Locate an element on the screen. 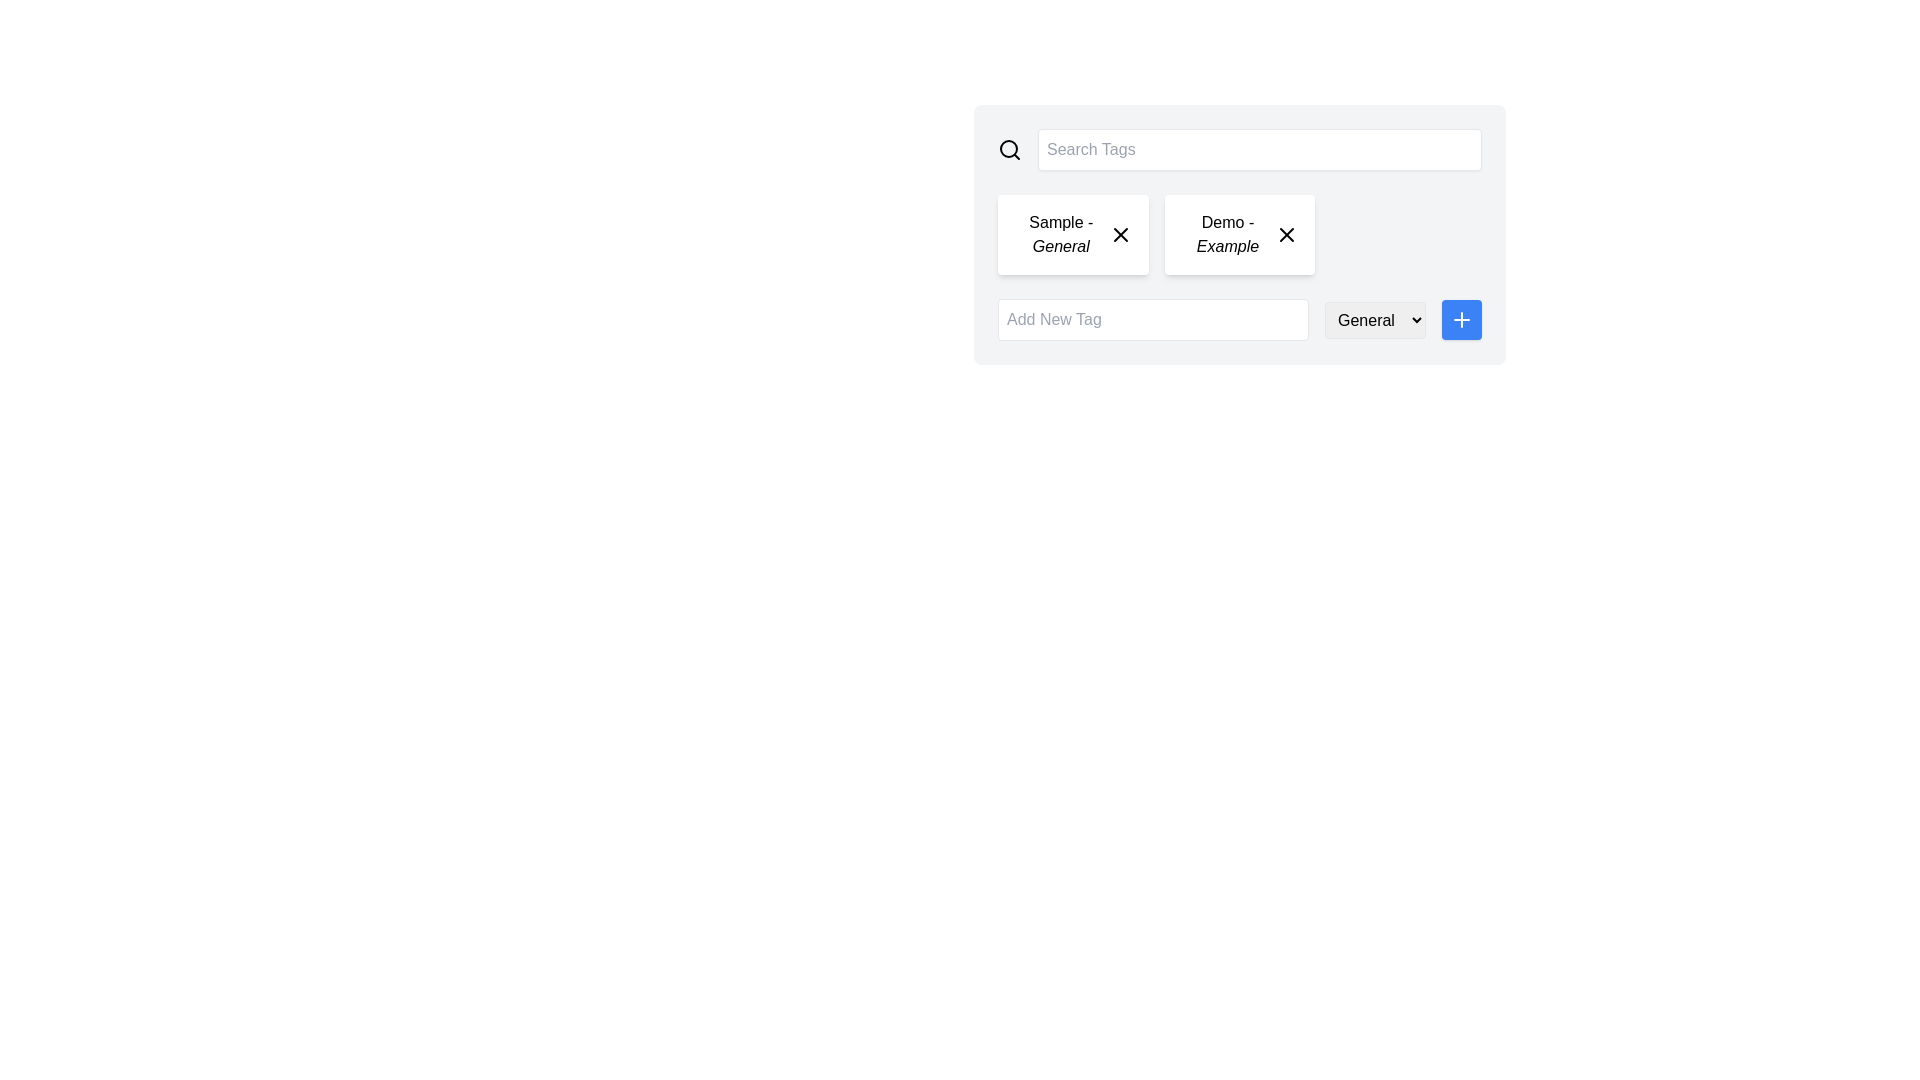  the search icon located on the leftmost side of the UI group to initiate a search is located at coordinates (1009, 149).